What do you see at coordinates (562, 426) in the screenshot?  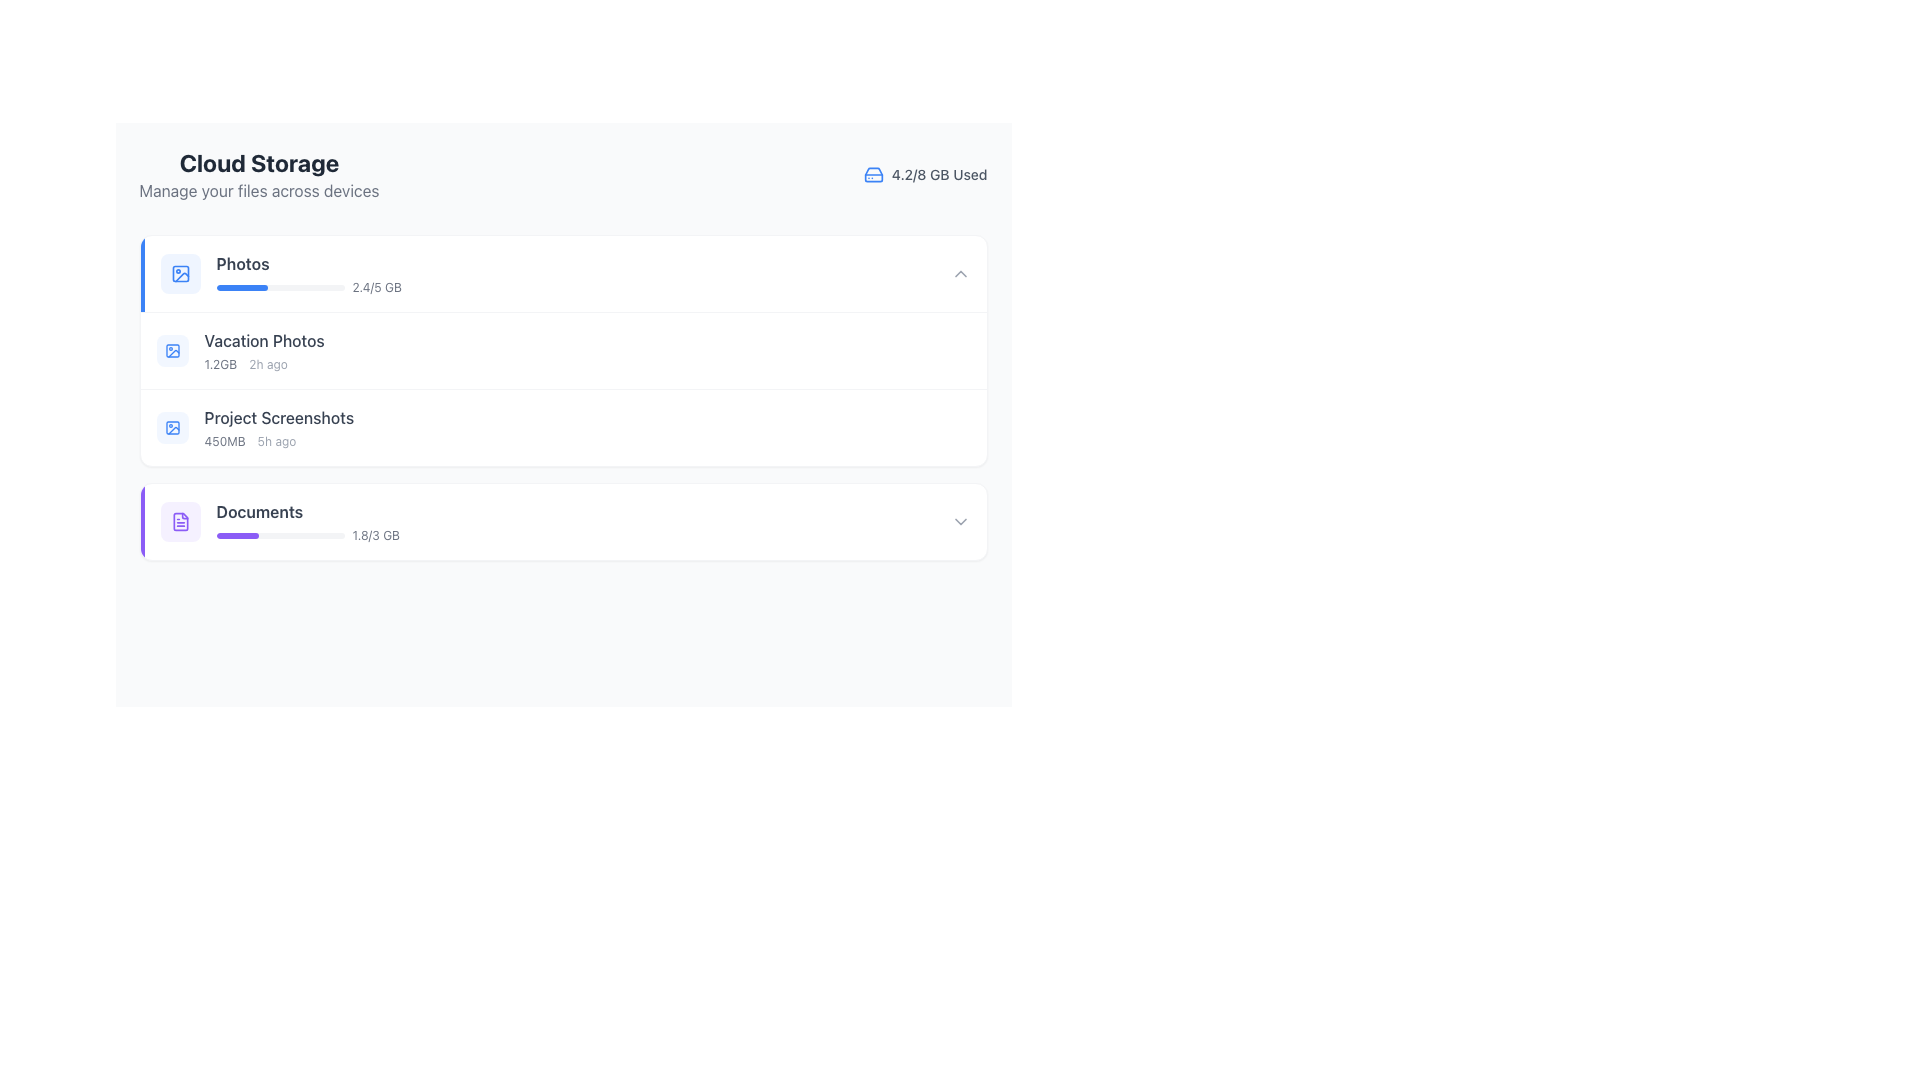 I see `the folder named 'Project Screenshots'` at bounding box center [562, 426].